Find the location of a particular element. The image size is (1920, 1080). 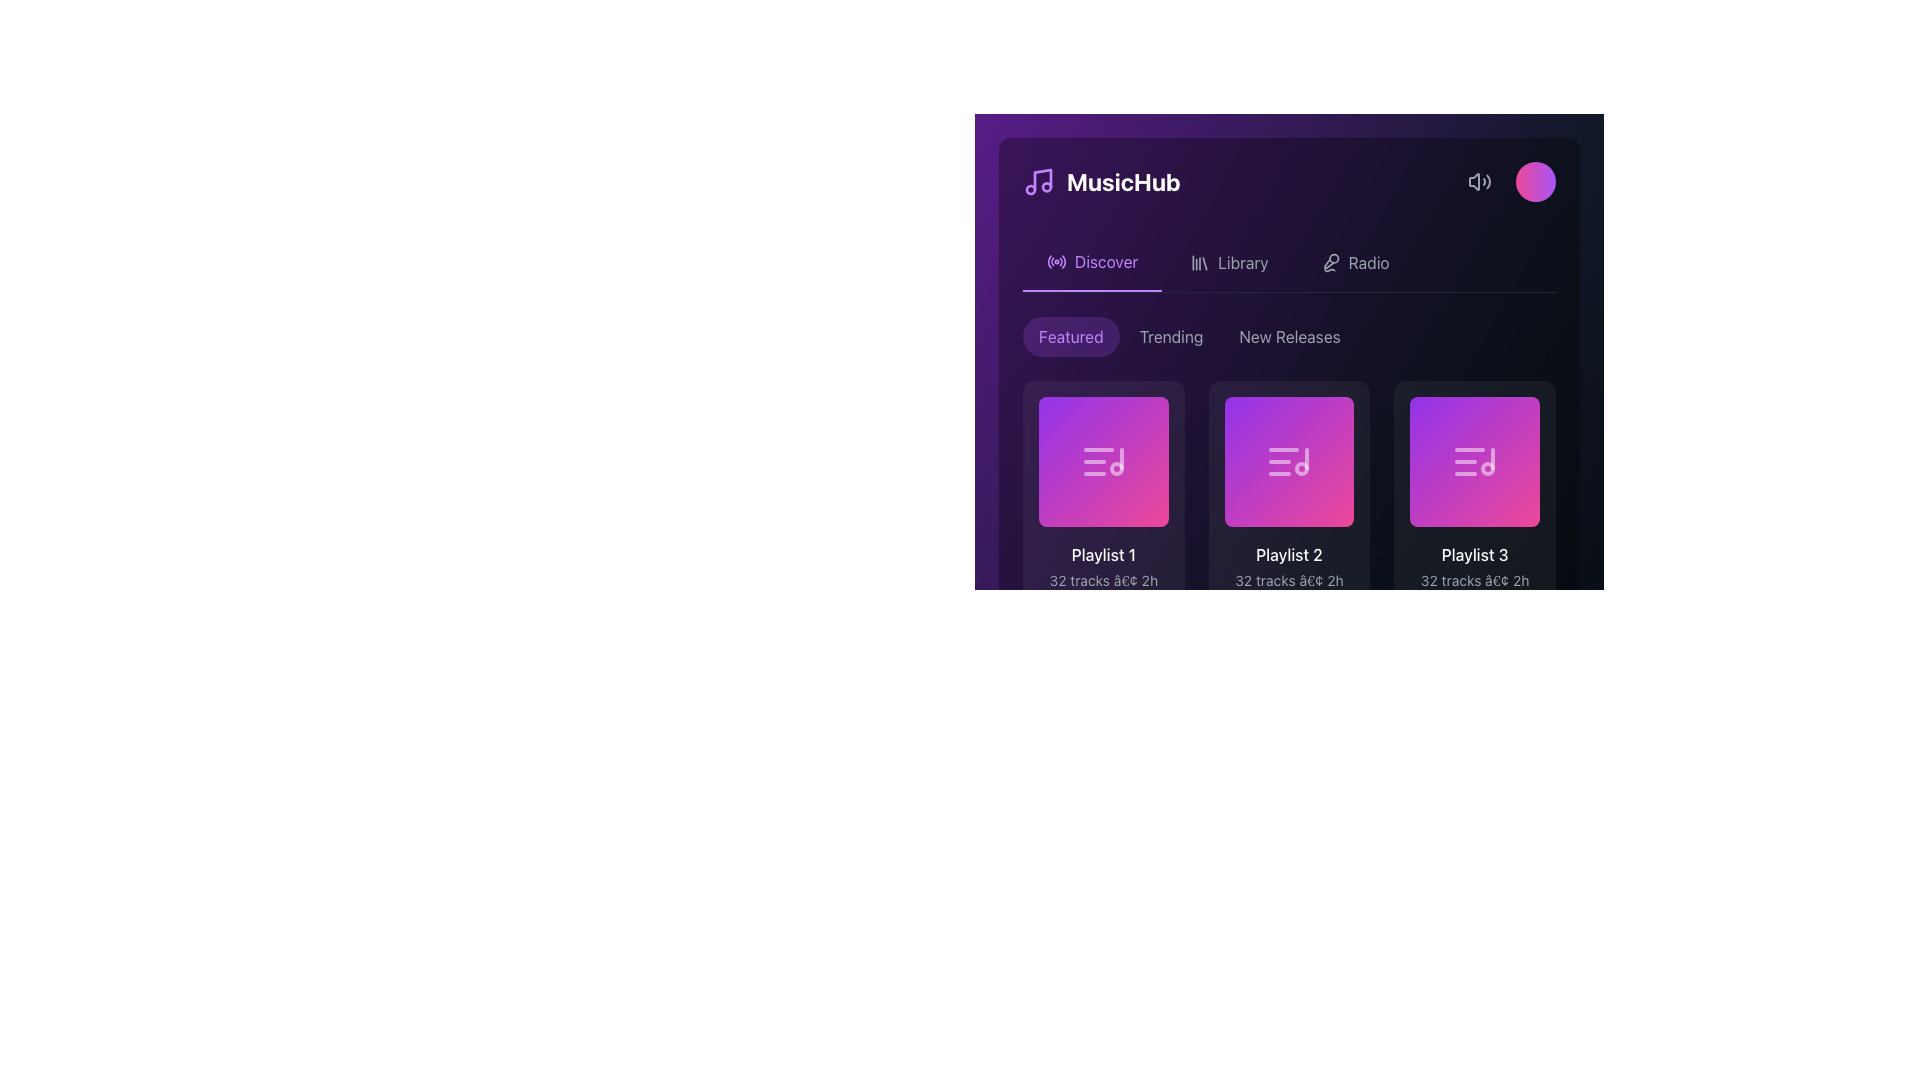

the volume icon represented by a speaker with sound waves, styled in muted gray, located within a circular button at the top-right corner of the interface is located at coordinates (1479, 181).